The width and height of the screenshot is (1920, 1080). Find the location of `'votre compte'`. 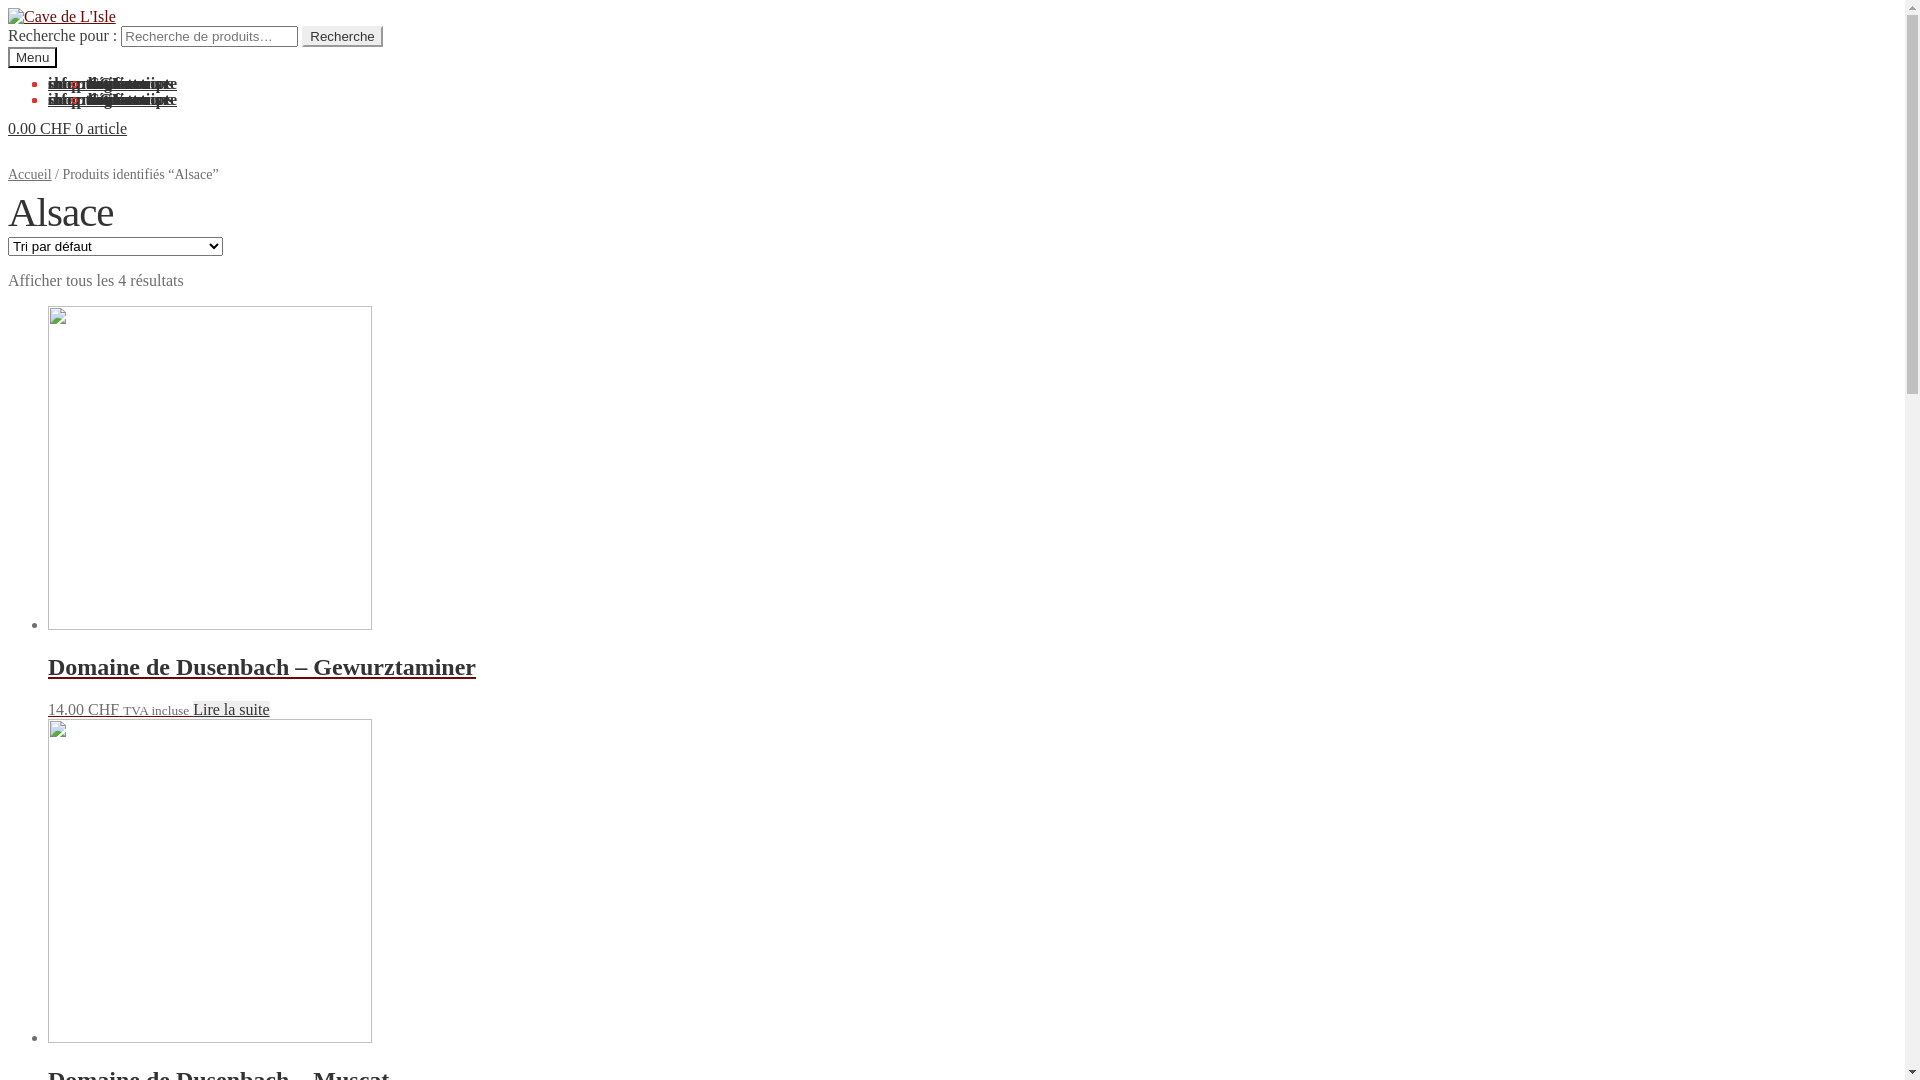

'votre compte' is located at coordinates (131, 99).